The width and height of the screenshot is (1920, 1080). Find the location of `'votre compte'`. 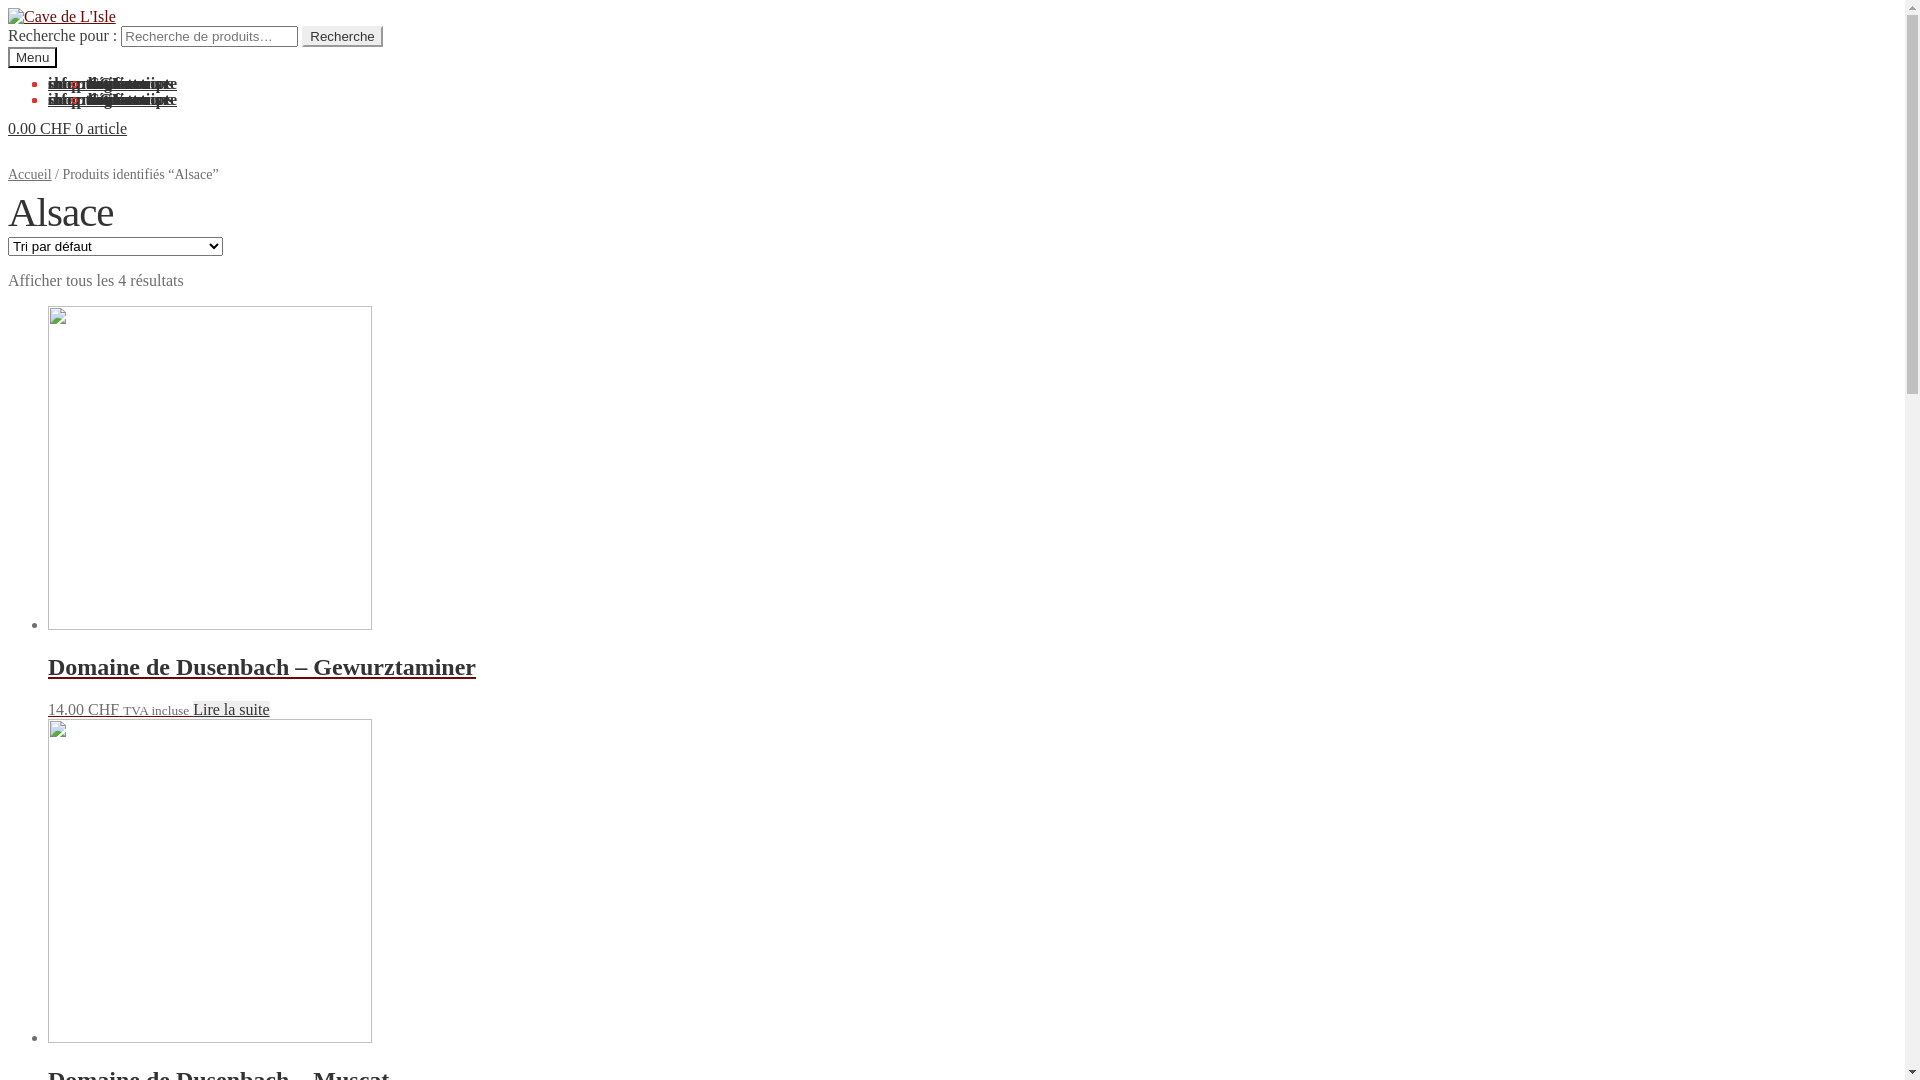

'votre compte' is located at coordinates (131, 99).